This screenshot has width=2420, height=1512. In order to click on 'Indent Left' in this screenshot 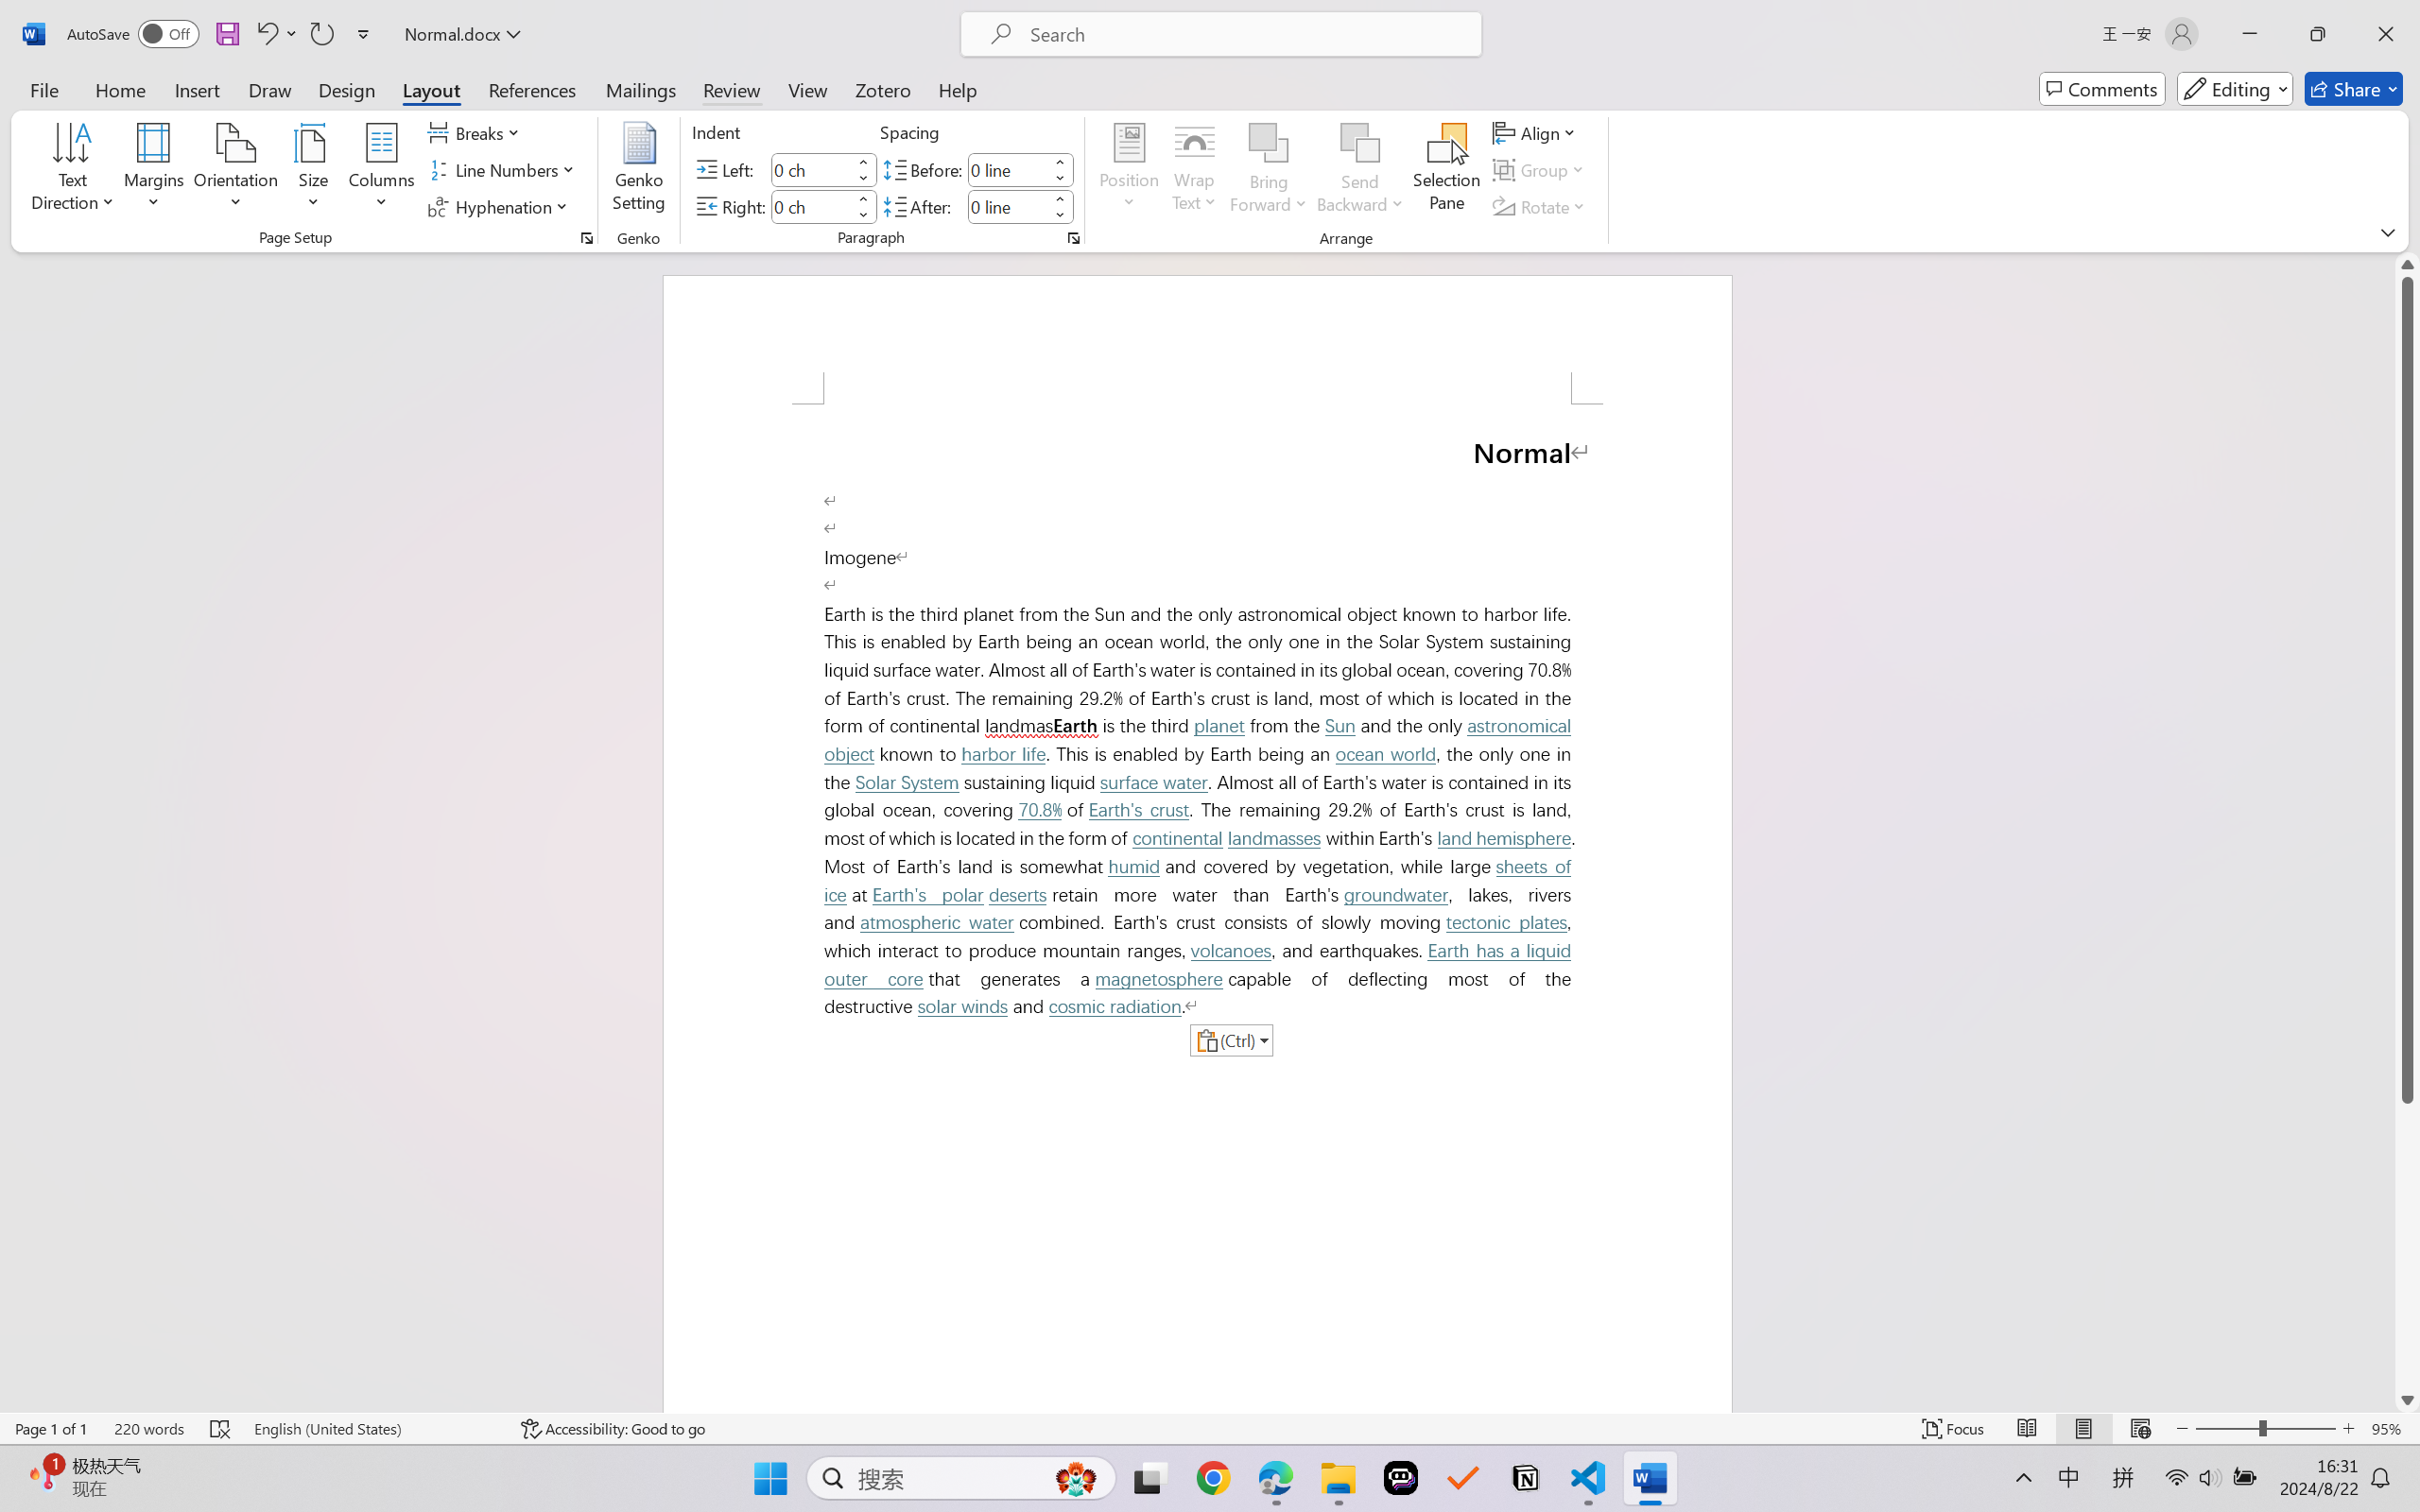, I will do `click(810, 168)`.